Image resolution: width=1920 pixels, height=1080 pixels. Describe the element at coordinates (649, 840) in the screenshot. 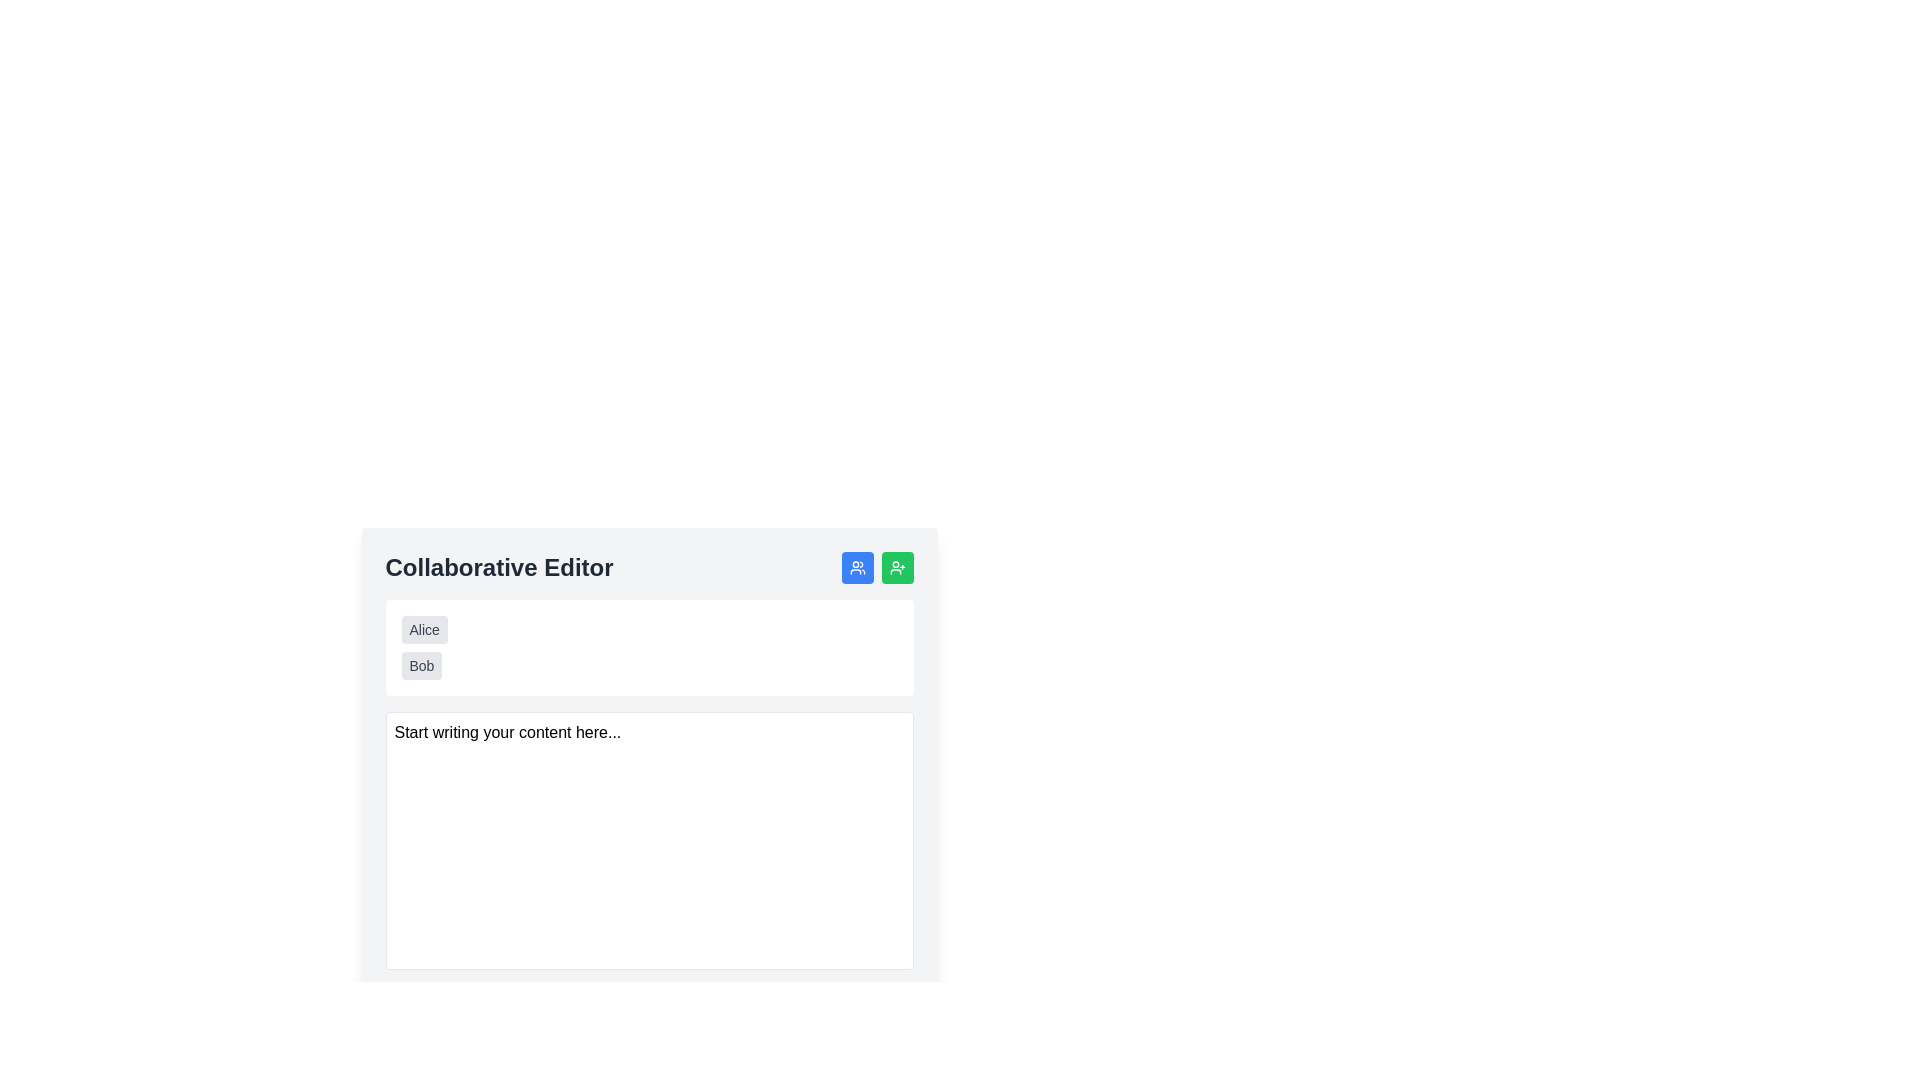

I see `text within the Textarea located in the 'Collaborative Editor' panel, positioned below the labels 'Alice' and 'Bob' and above the 'Edit' button` at that location.